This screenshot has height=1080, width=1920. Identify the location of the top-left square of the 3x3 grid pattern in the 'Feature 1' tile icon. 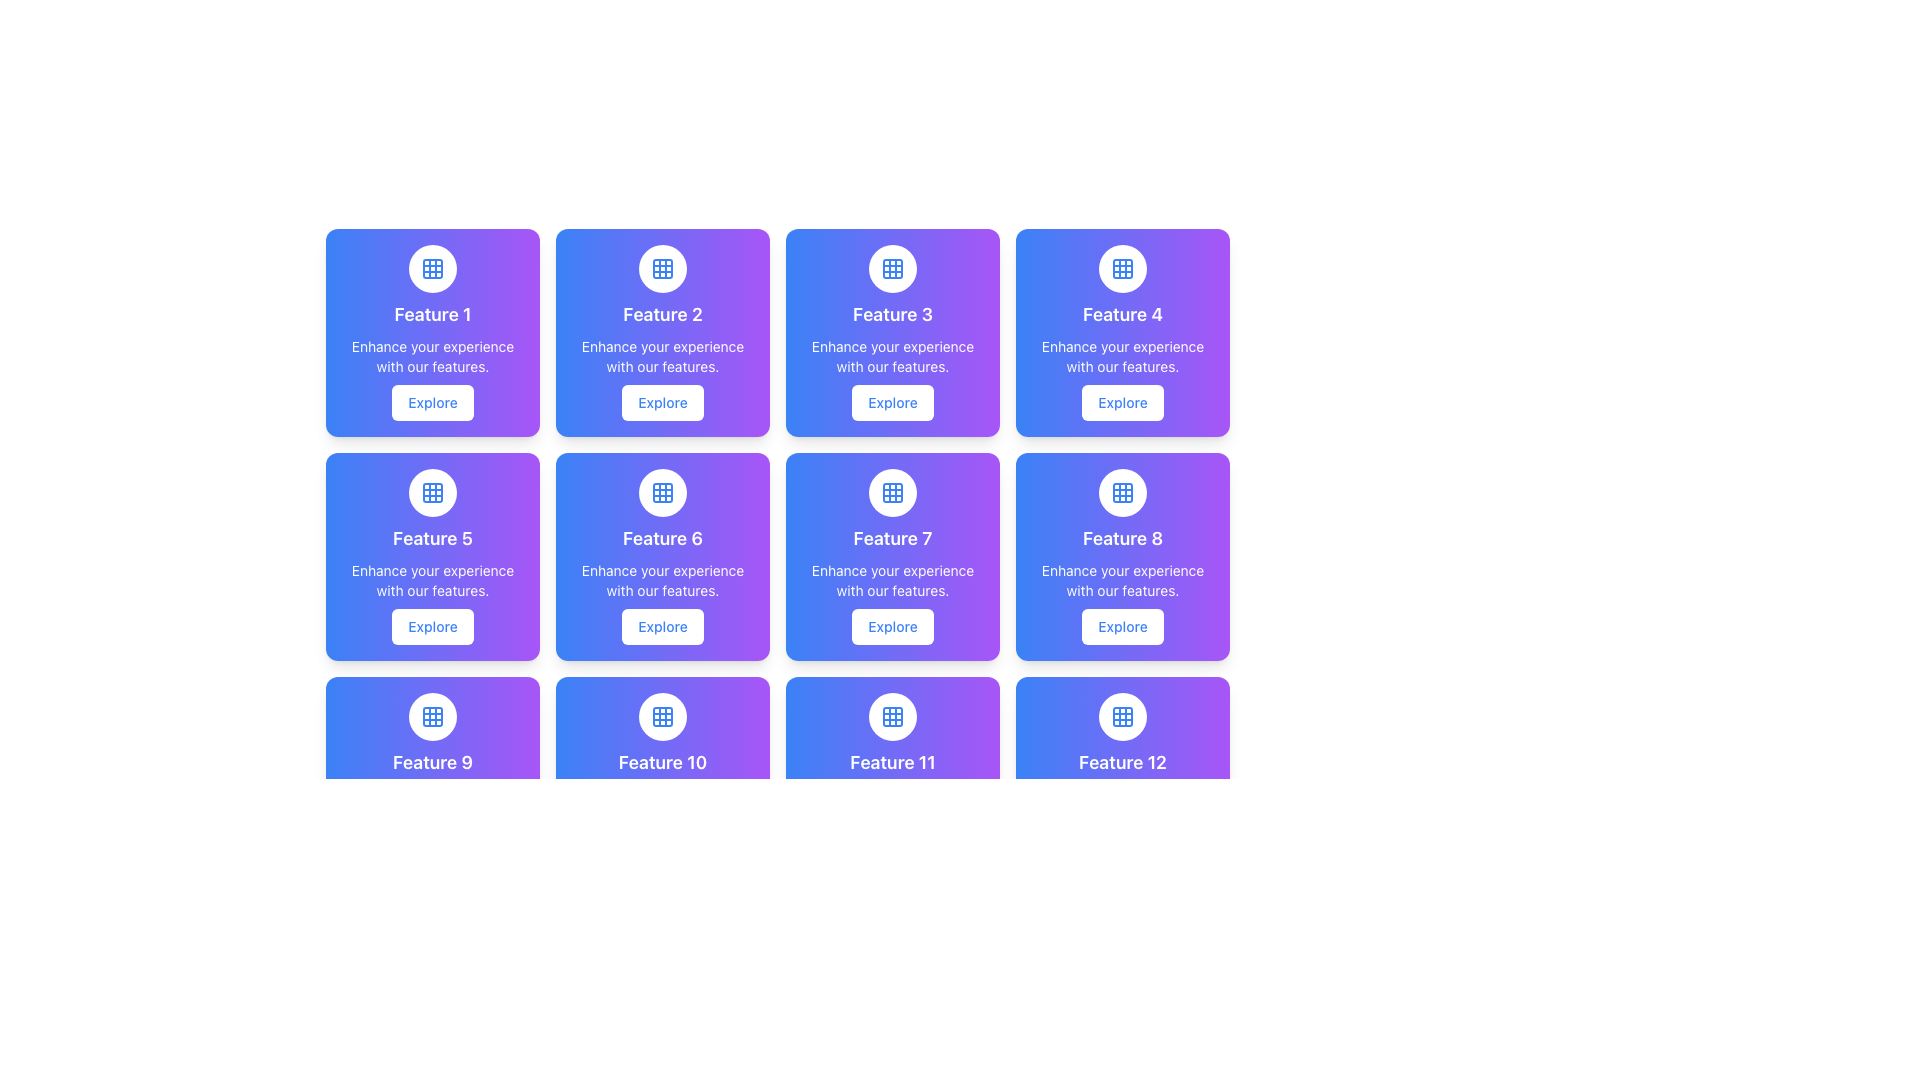
(431, 268).